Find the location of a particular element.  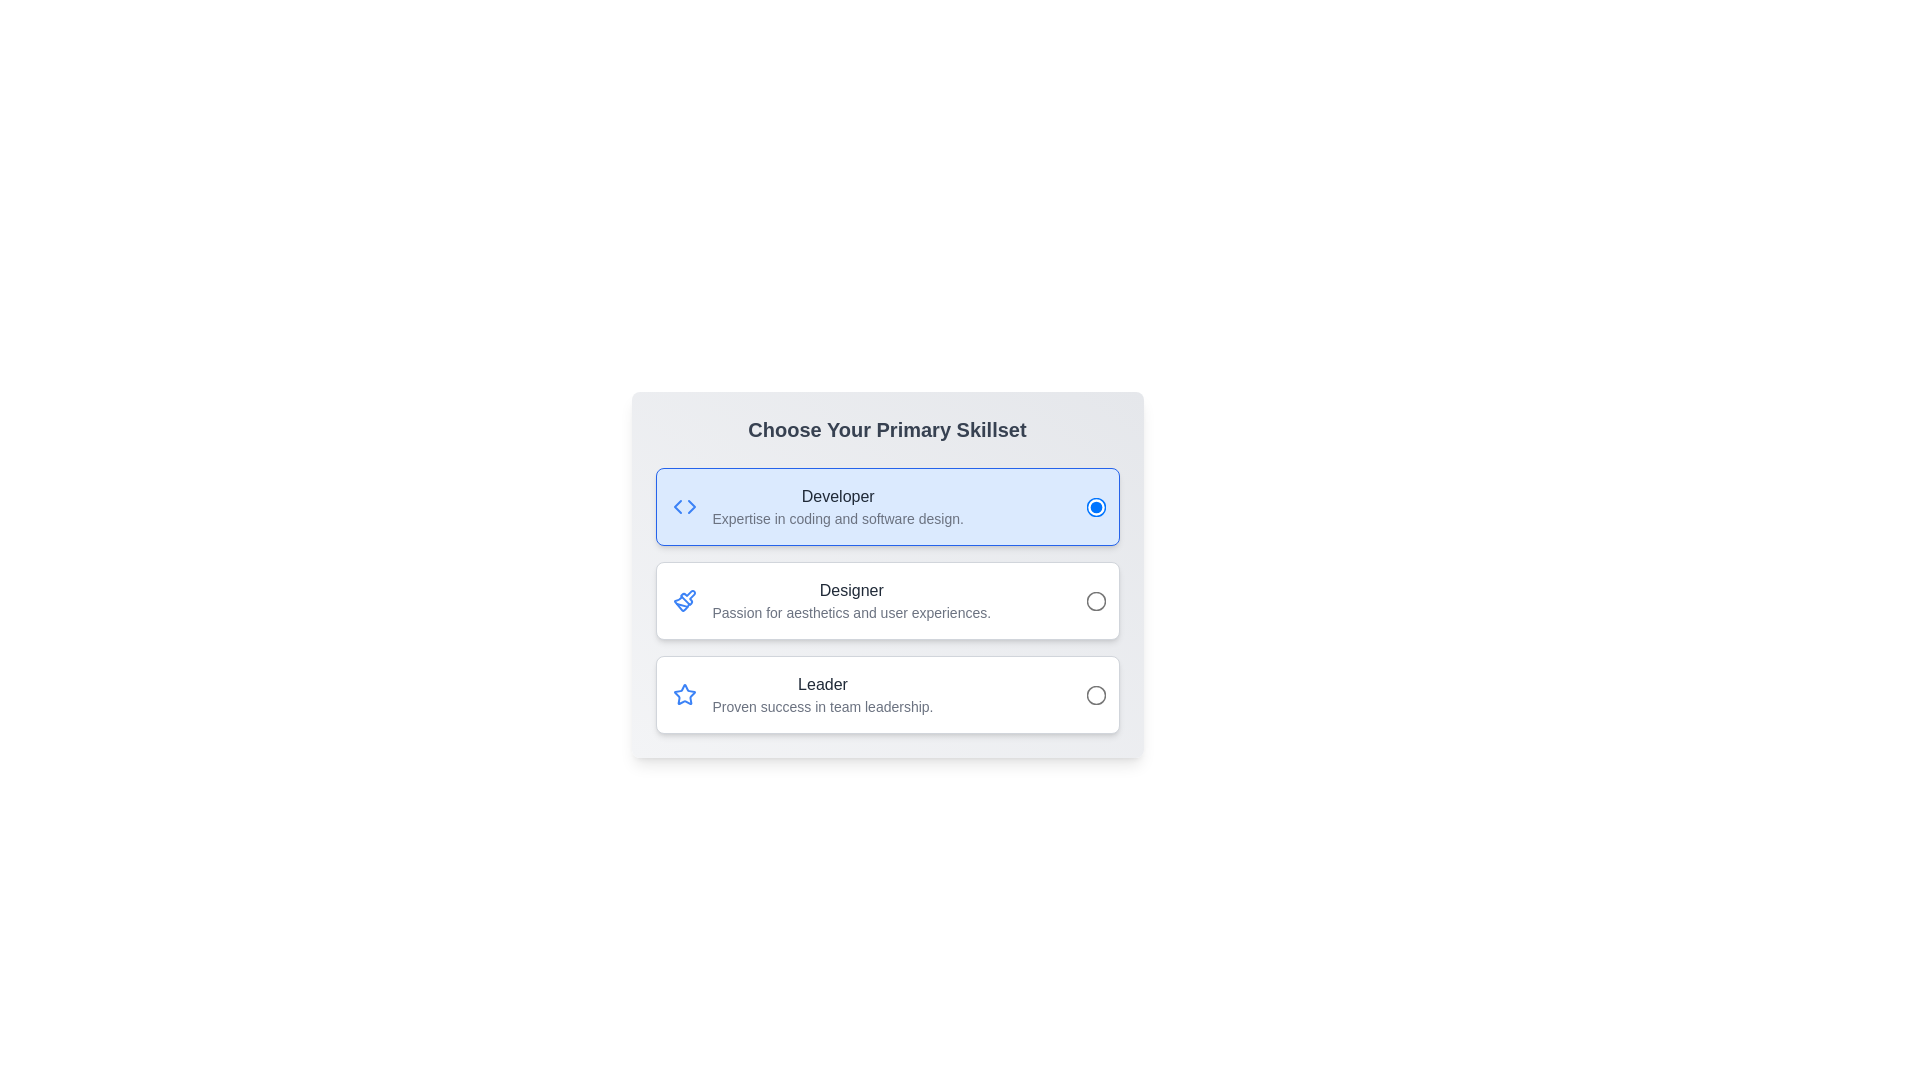

the star-shaped icon with a blue outline next to the 'Designer' text label under 'Choose Your Primary Skillset' is located at coordinates (684, 693).